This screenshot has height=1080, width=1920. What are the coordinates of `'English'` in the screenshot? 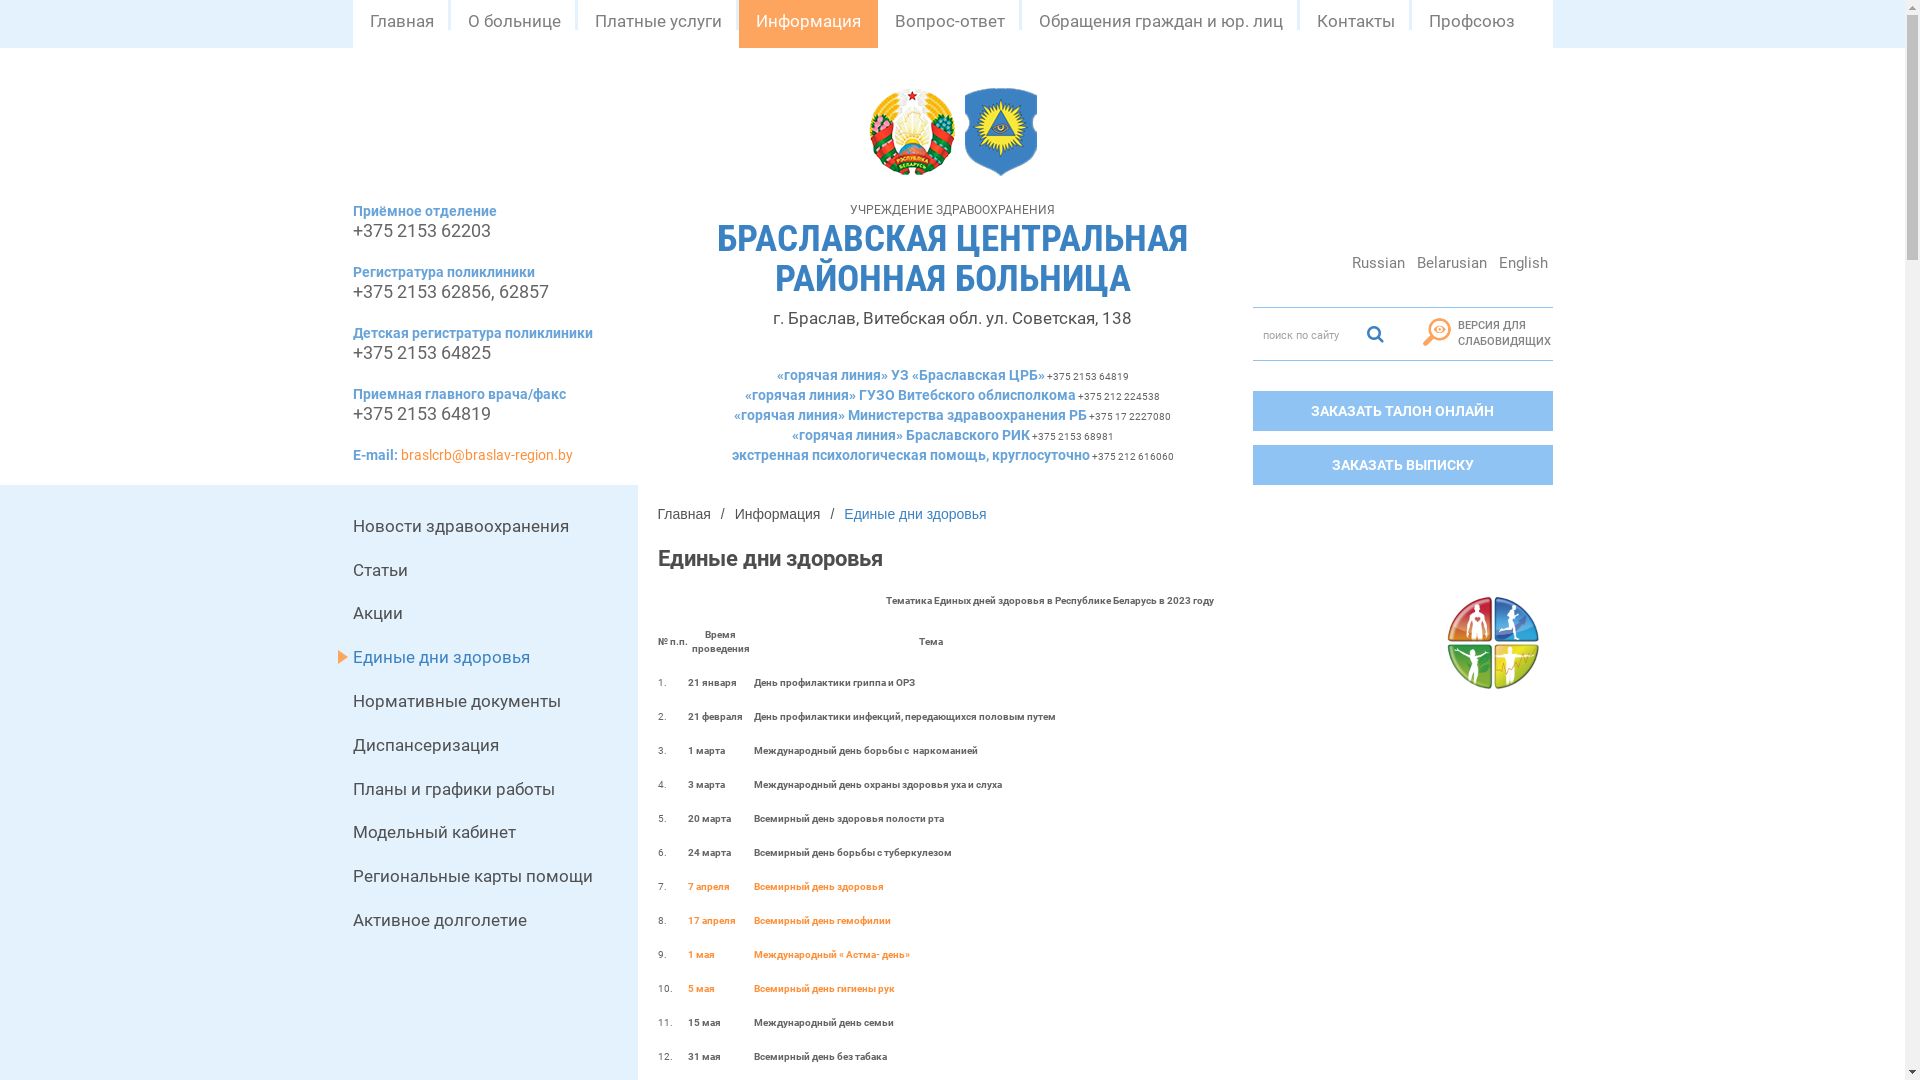 It's located at (1522, 261).